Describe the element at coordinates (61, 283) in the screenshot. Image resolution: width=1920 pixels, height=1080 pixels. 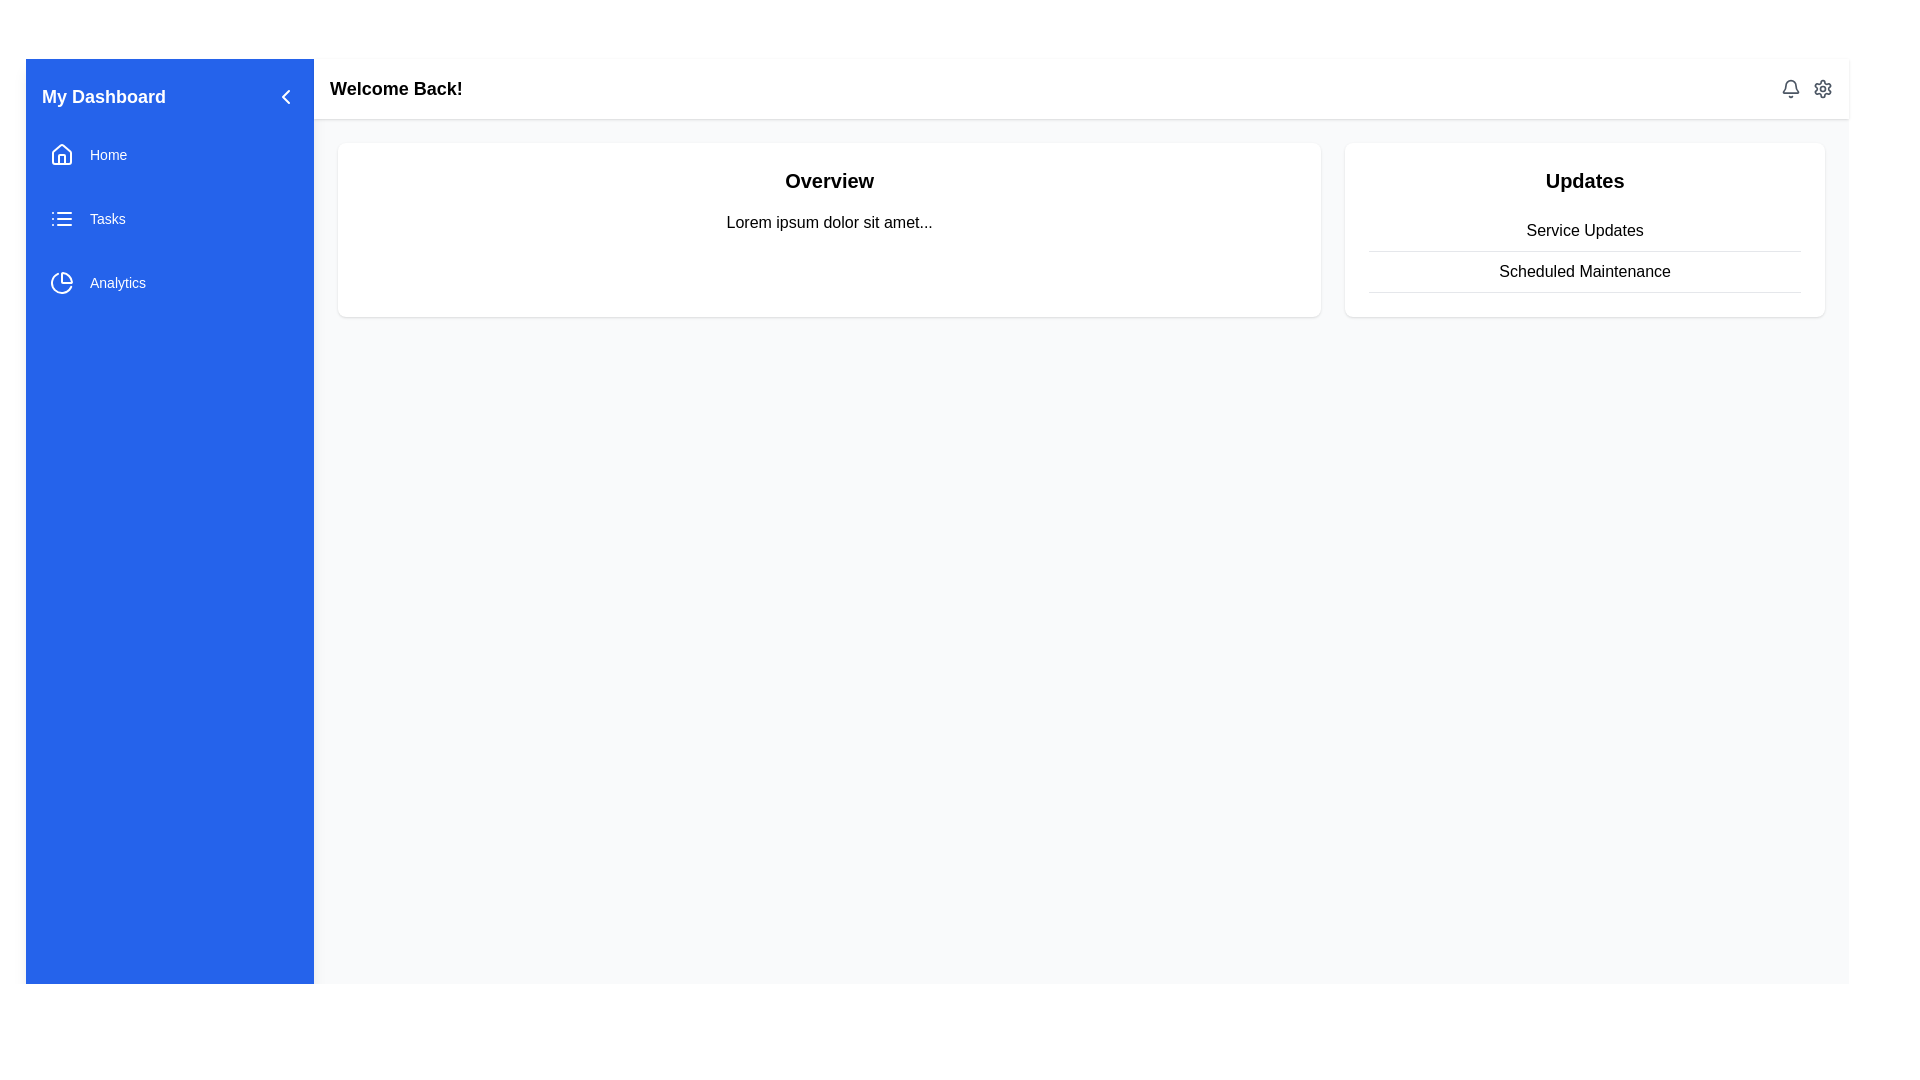
I see `the 'Analytics' icon in the vertical navigation menu located on the left sidebar, positioned between the 'Tasks' menu item and the 'Analytics' label` at that location.